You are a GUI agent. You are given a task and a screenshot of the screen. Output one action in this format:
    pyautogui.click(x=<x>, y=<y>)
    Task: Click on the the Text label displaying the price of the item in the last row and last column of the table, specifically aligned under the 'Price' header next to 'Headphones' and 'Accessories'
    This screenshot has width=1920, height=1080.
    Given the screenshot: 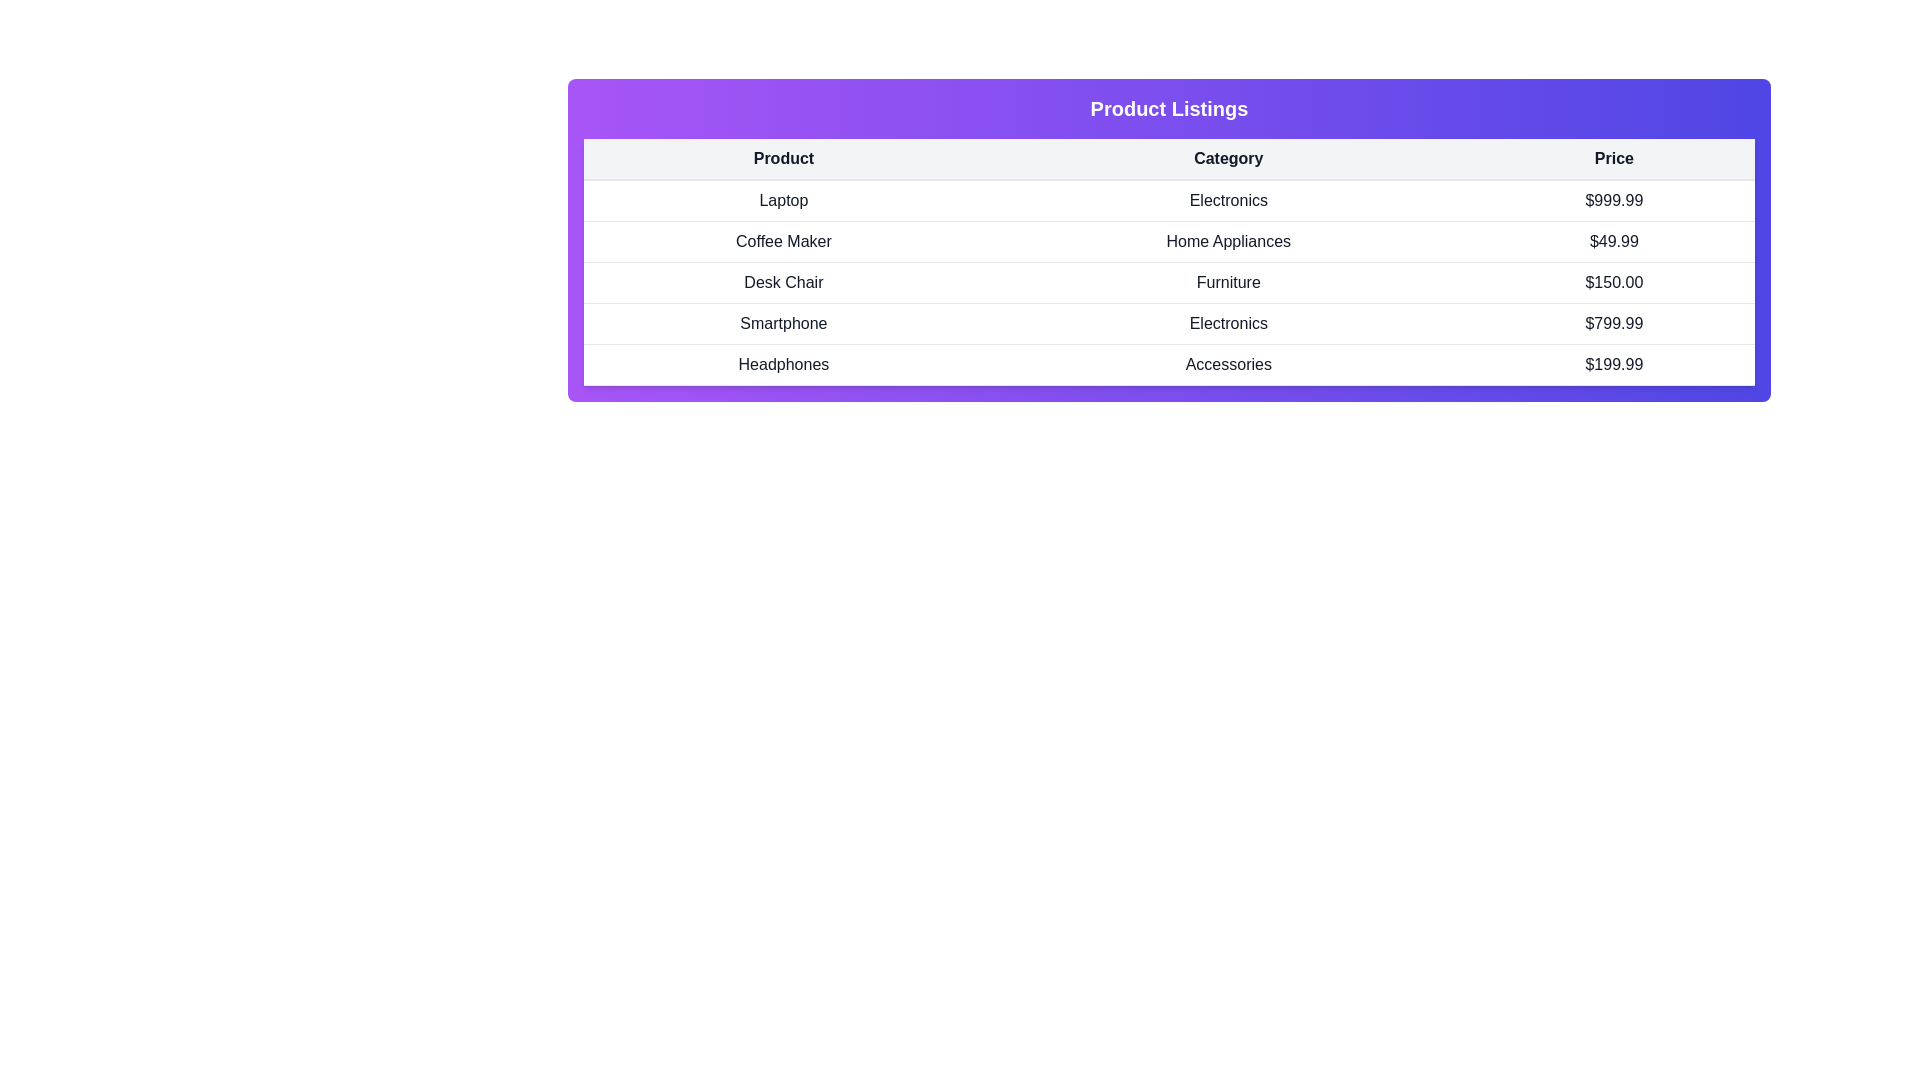 What is the action you would take?
    pyautogui.click(x=1614, y=365)
    